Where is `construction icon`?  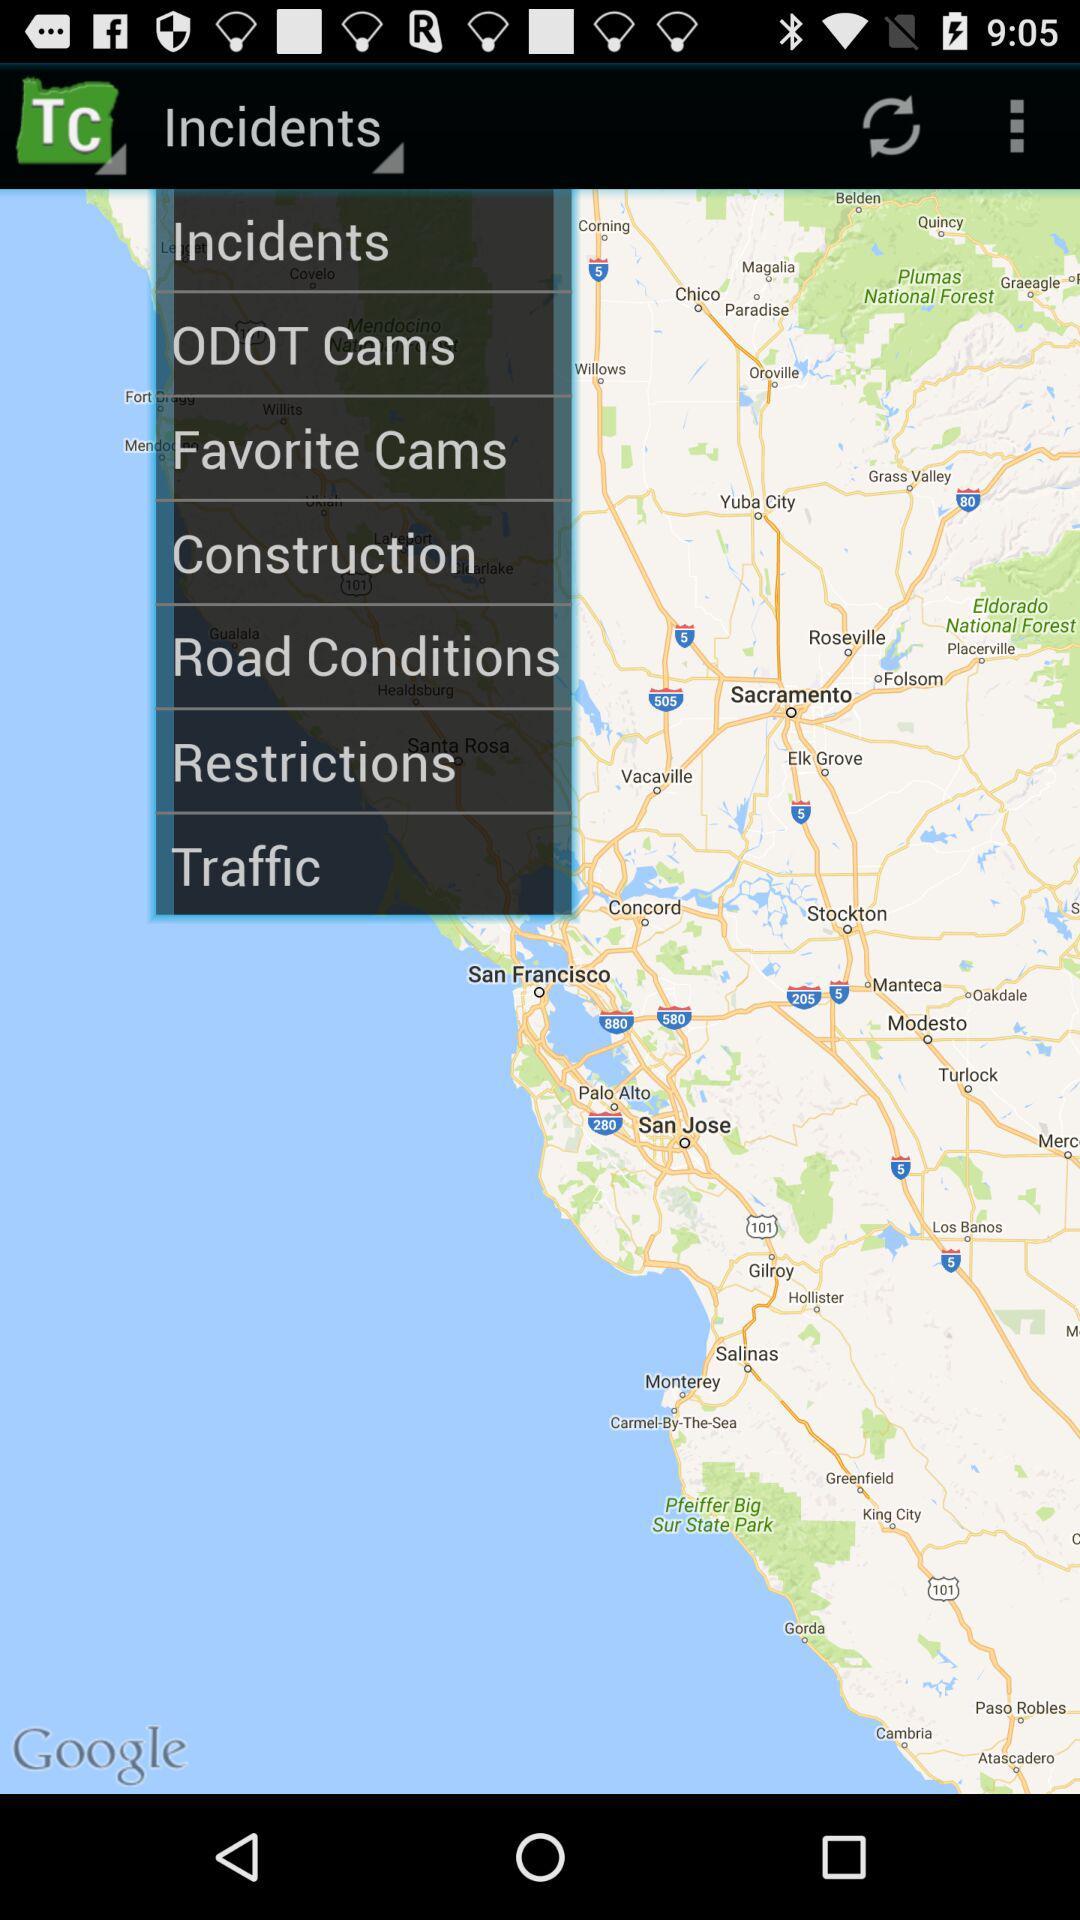 construction icon is located at coordinates (363, 552).